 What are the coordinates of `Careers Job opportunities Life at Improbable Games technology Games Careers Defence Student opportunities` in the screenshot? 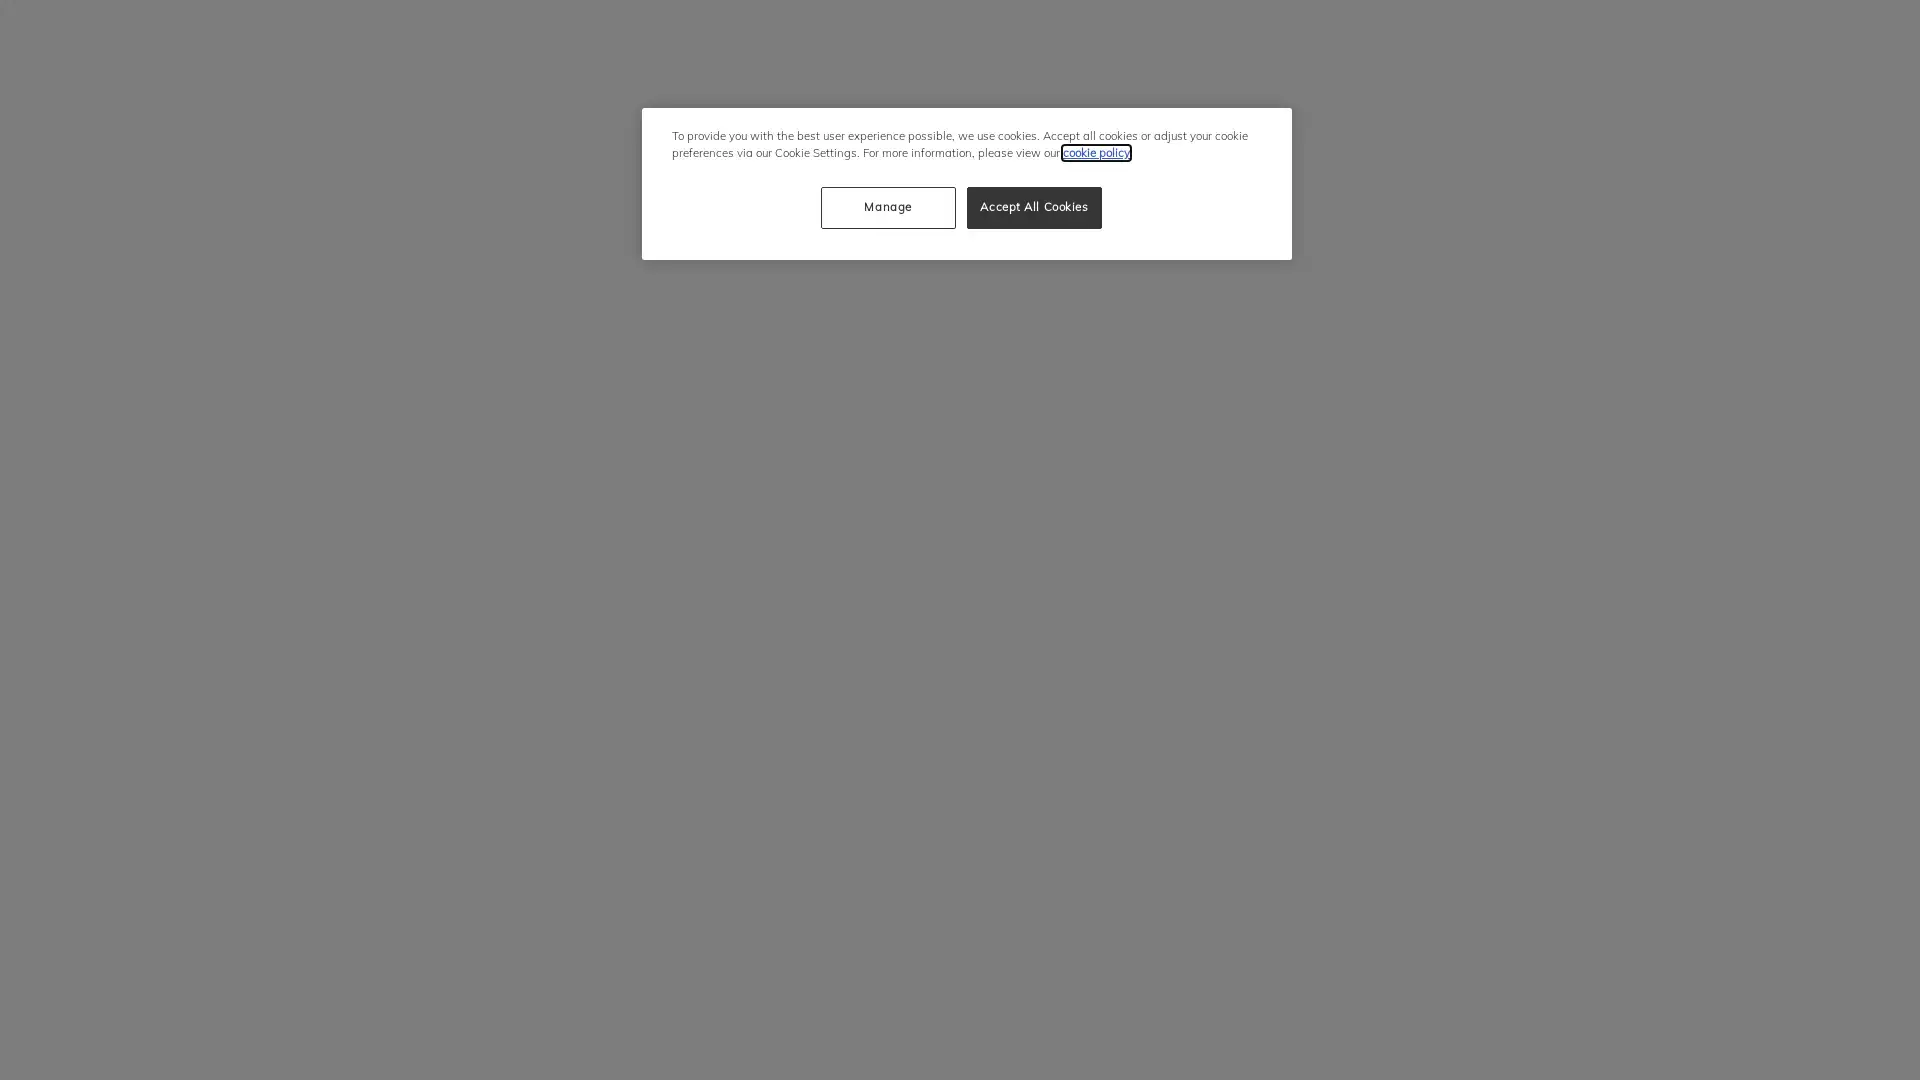 It's located at (1628, 48).